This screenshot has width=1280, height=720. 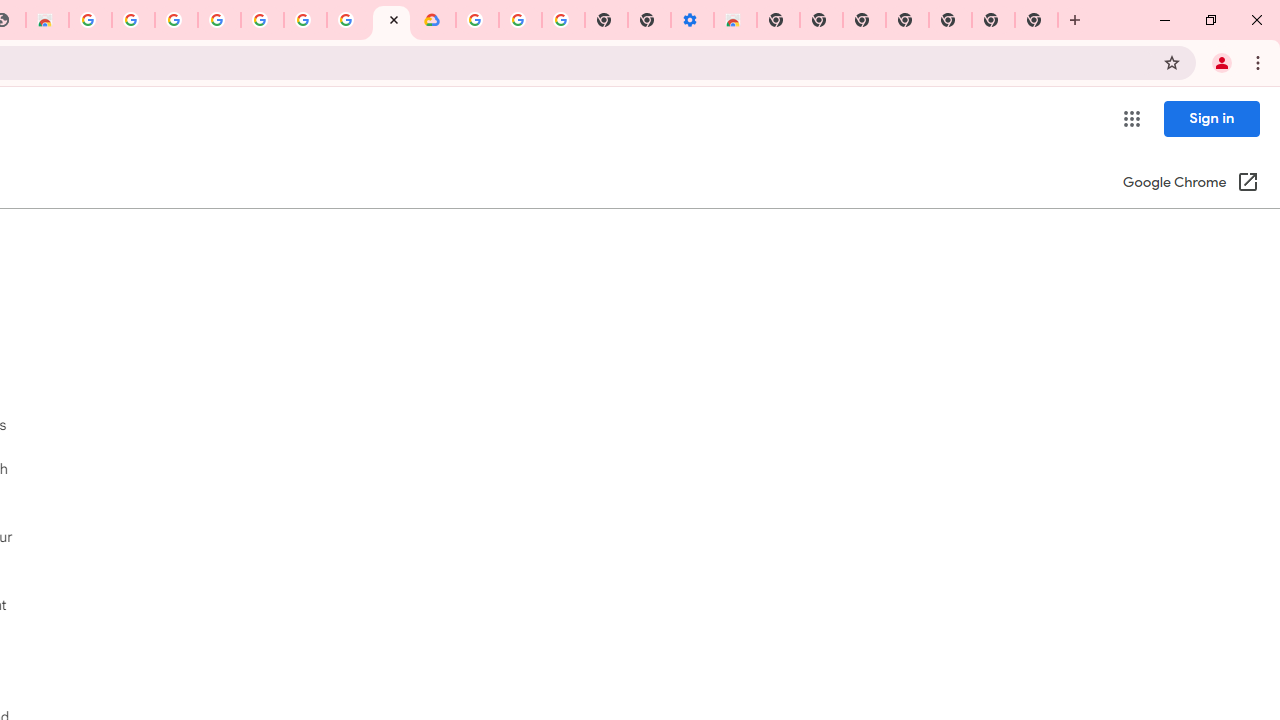 What do you see at coordinates (176, 20) in the screenshot?
I see `'Ad Settings'` at bounding box center [176, 20].